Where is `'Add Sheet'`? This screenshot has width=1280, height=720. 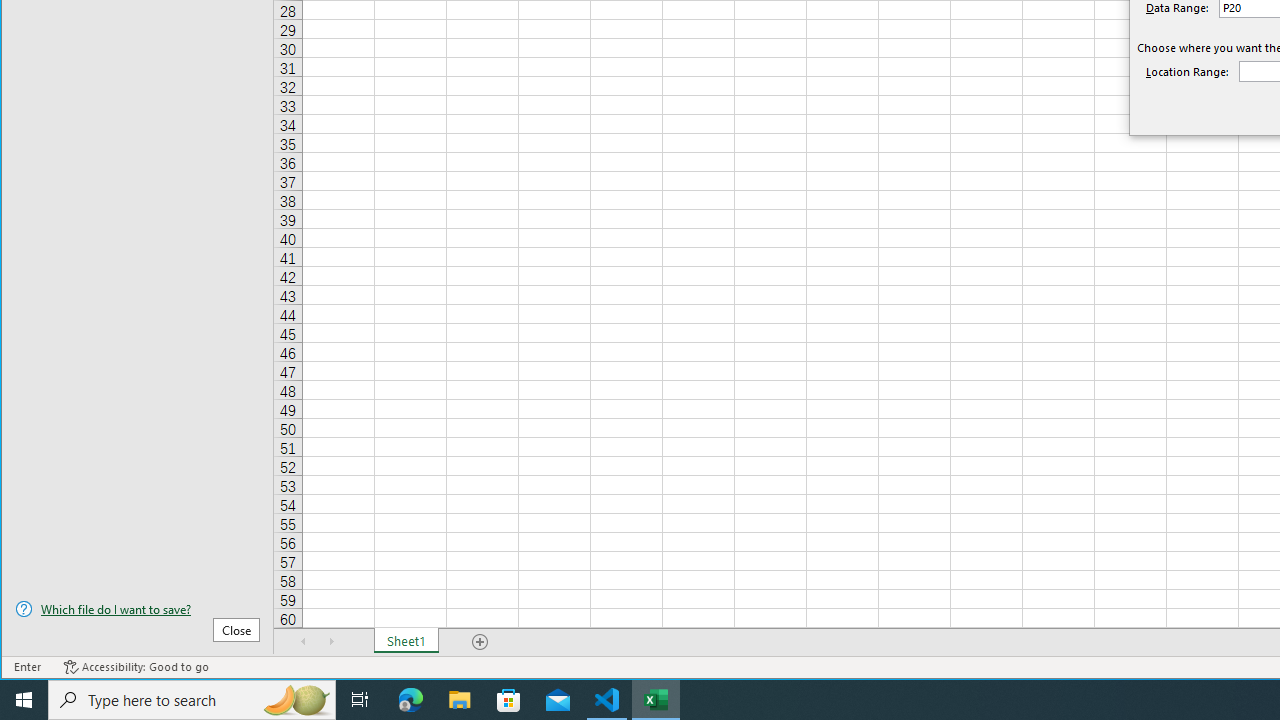 'Add Sheet' is located at coordinates (481, 641).